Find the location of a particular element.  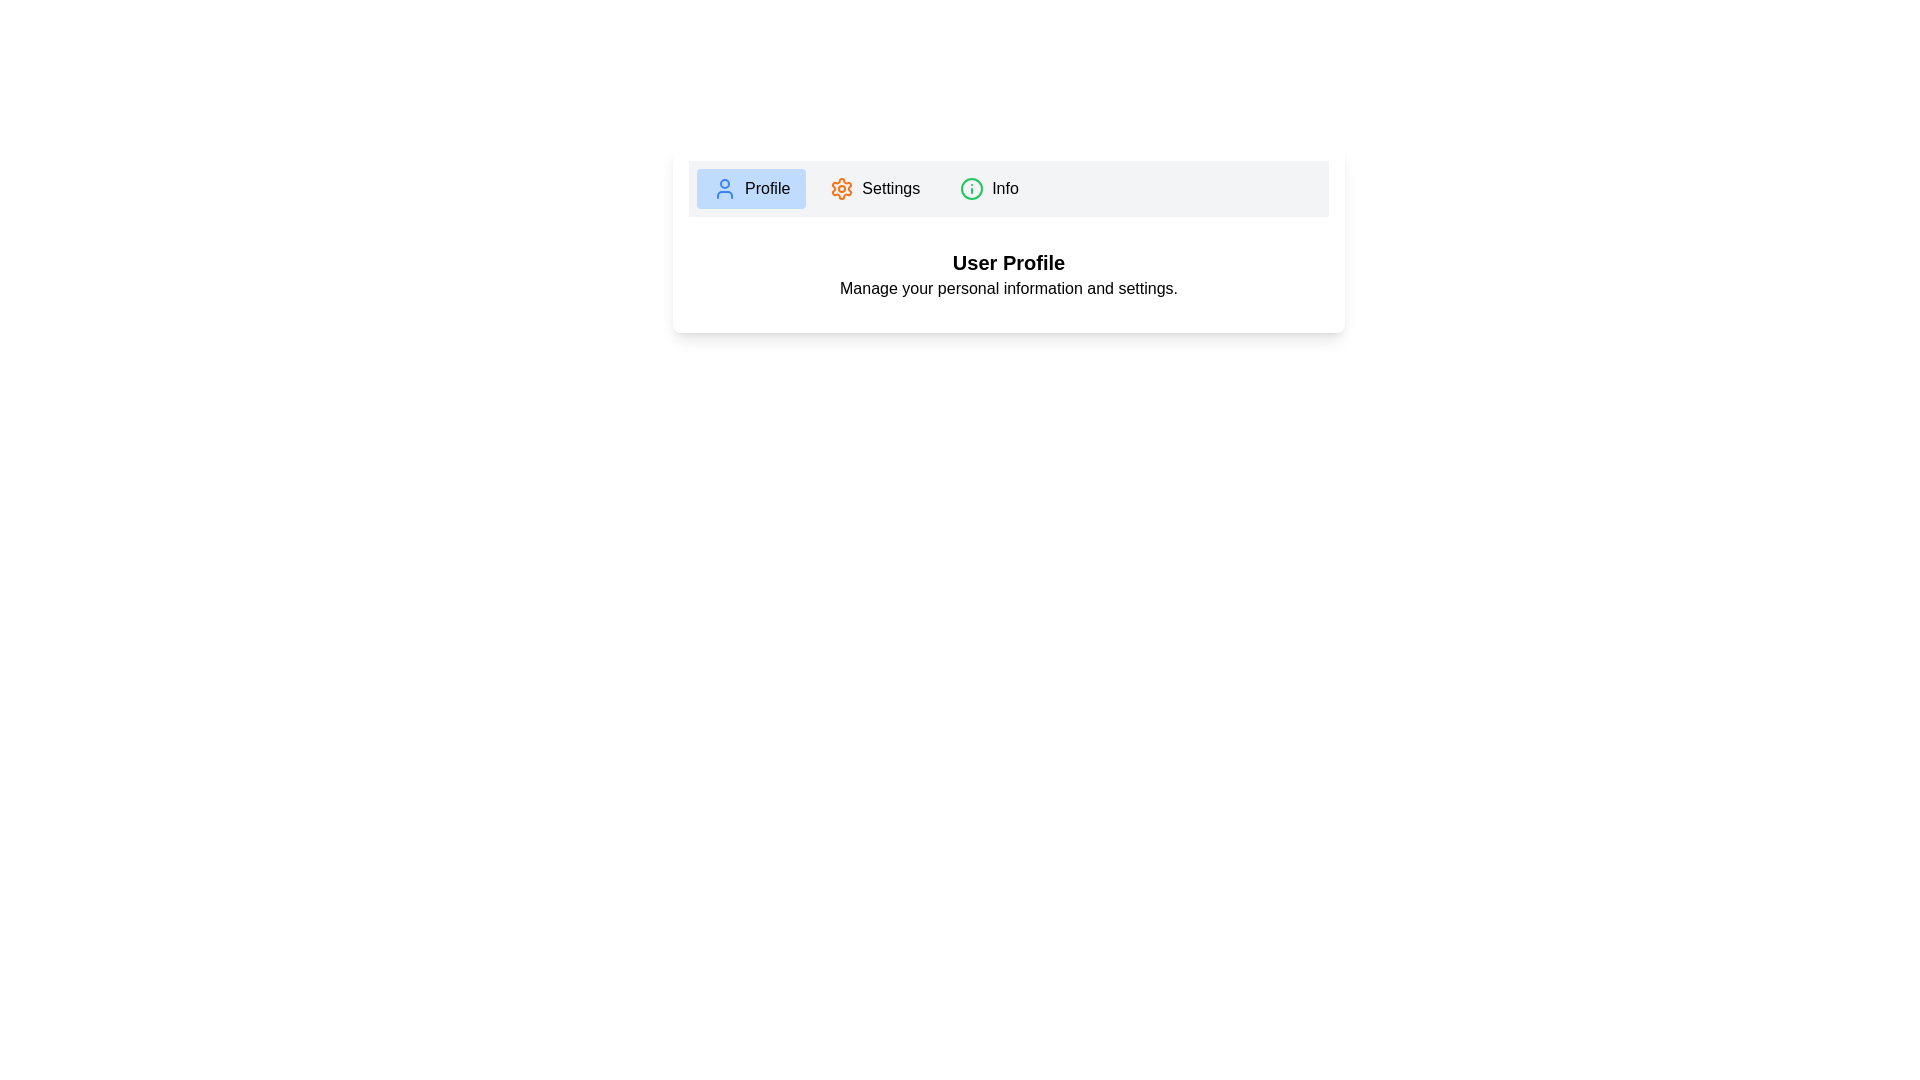

the tab 'Profile' to view its content is located at coordinates (749, 189).